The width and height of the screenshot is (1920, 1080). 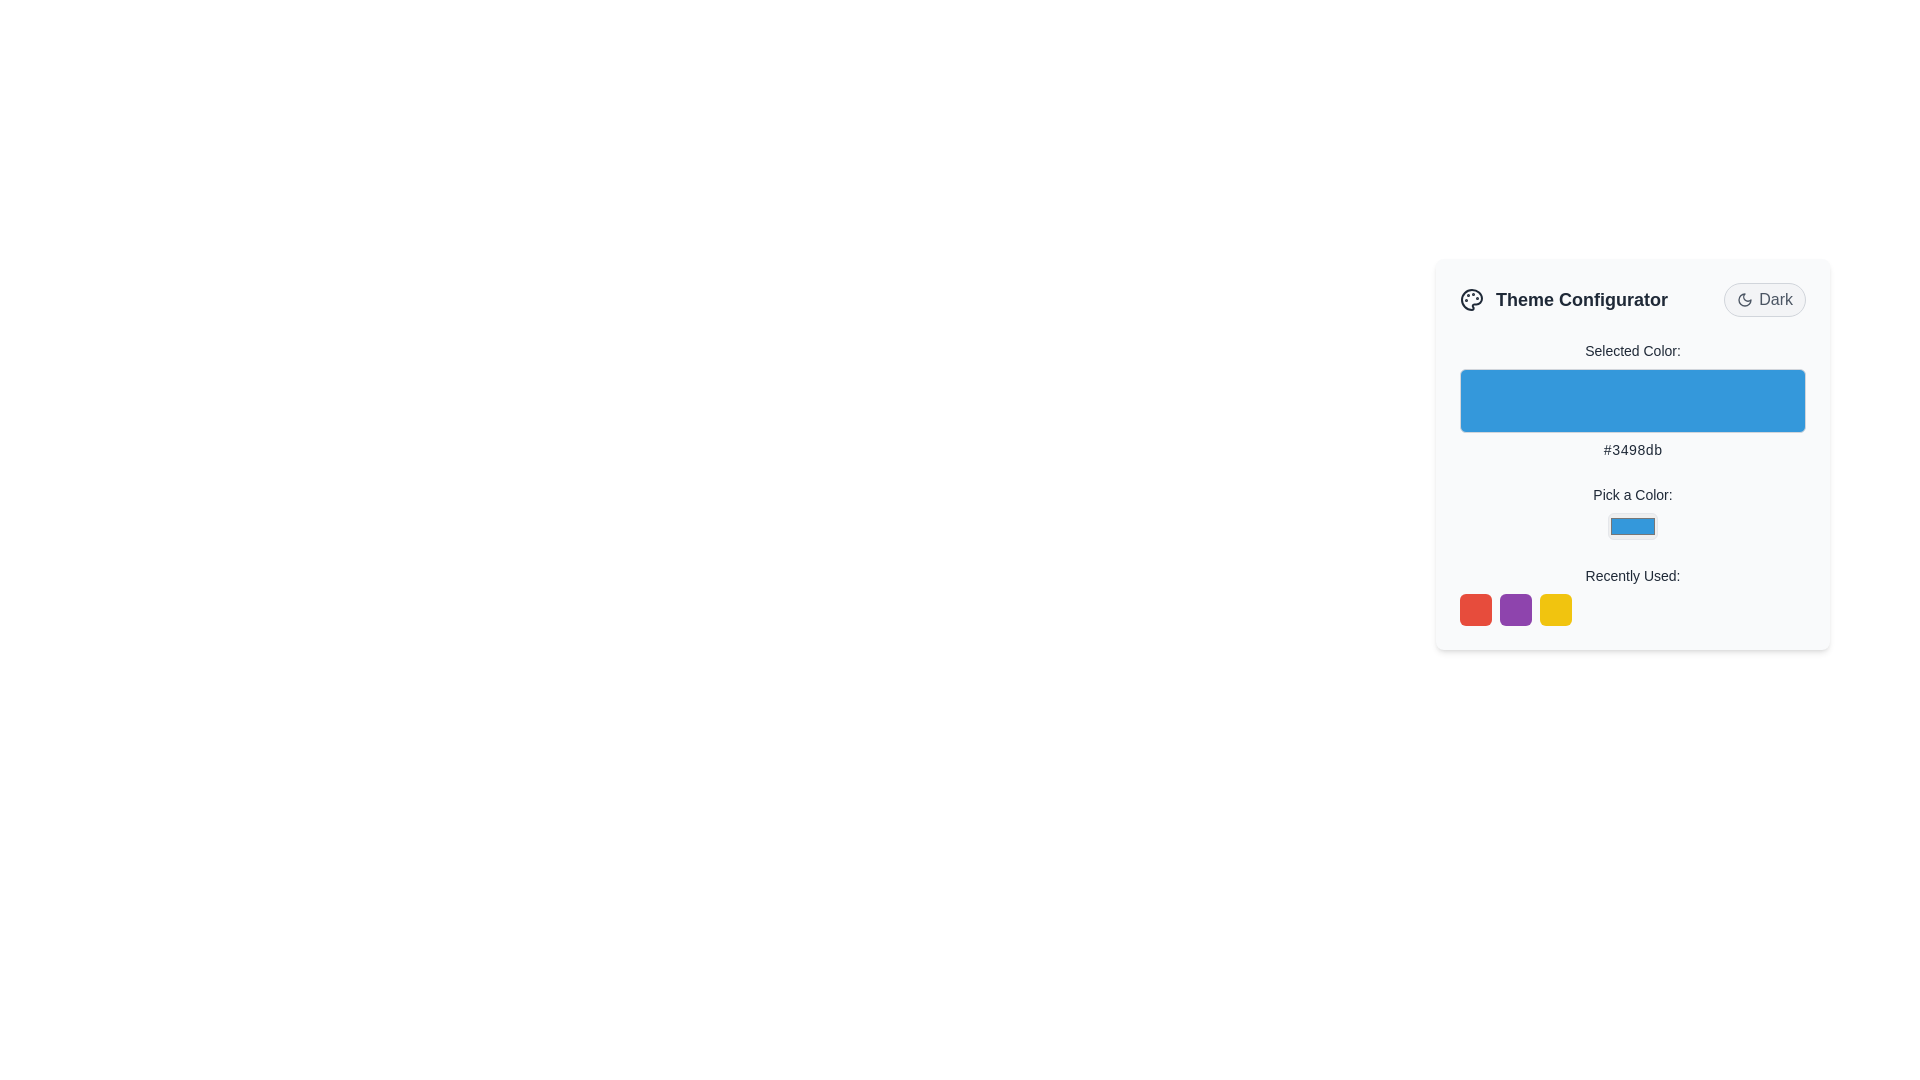 I want to click on the static text displaying the color code '#3498db', which is positioned below the color preview rectangle and labeled 'Selected Color:', so click(x=1632, y=451).